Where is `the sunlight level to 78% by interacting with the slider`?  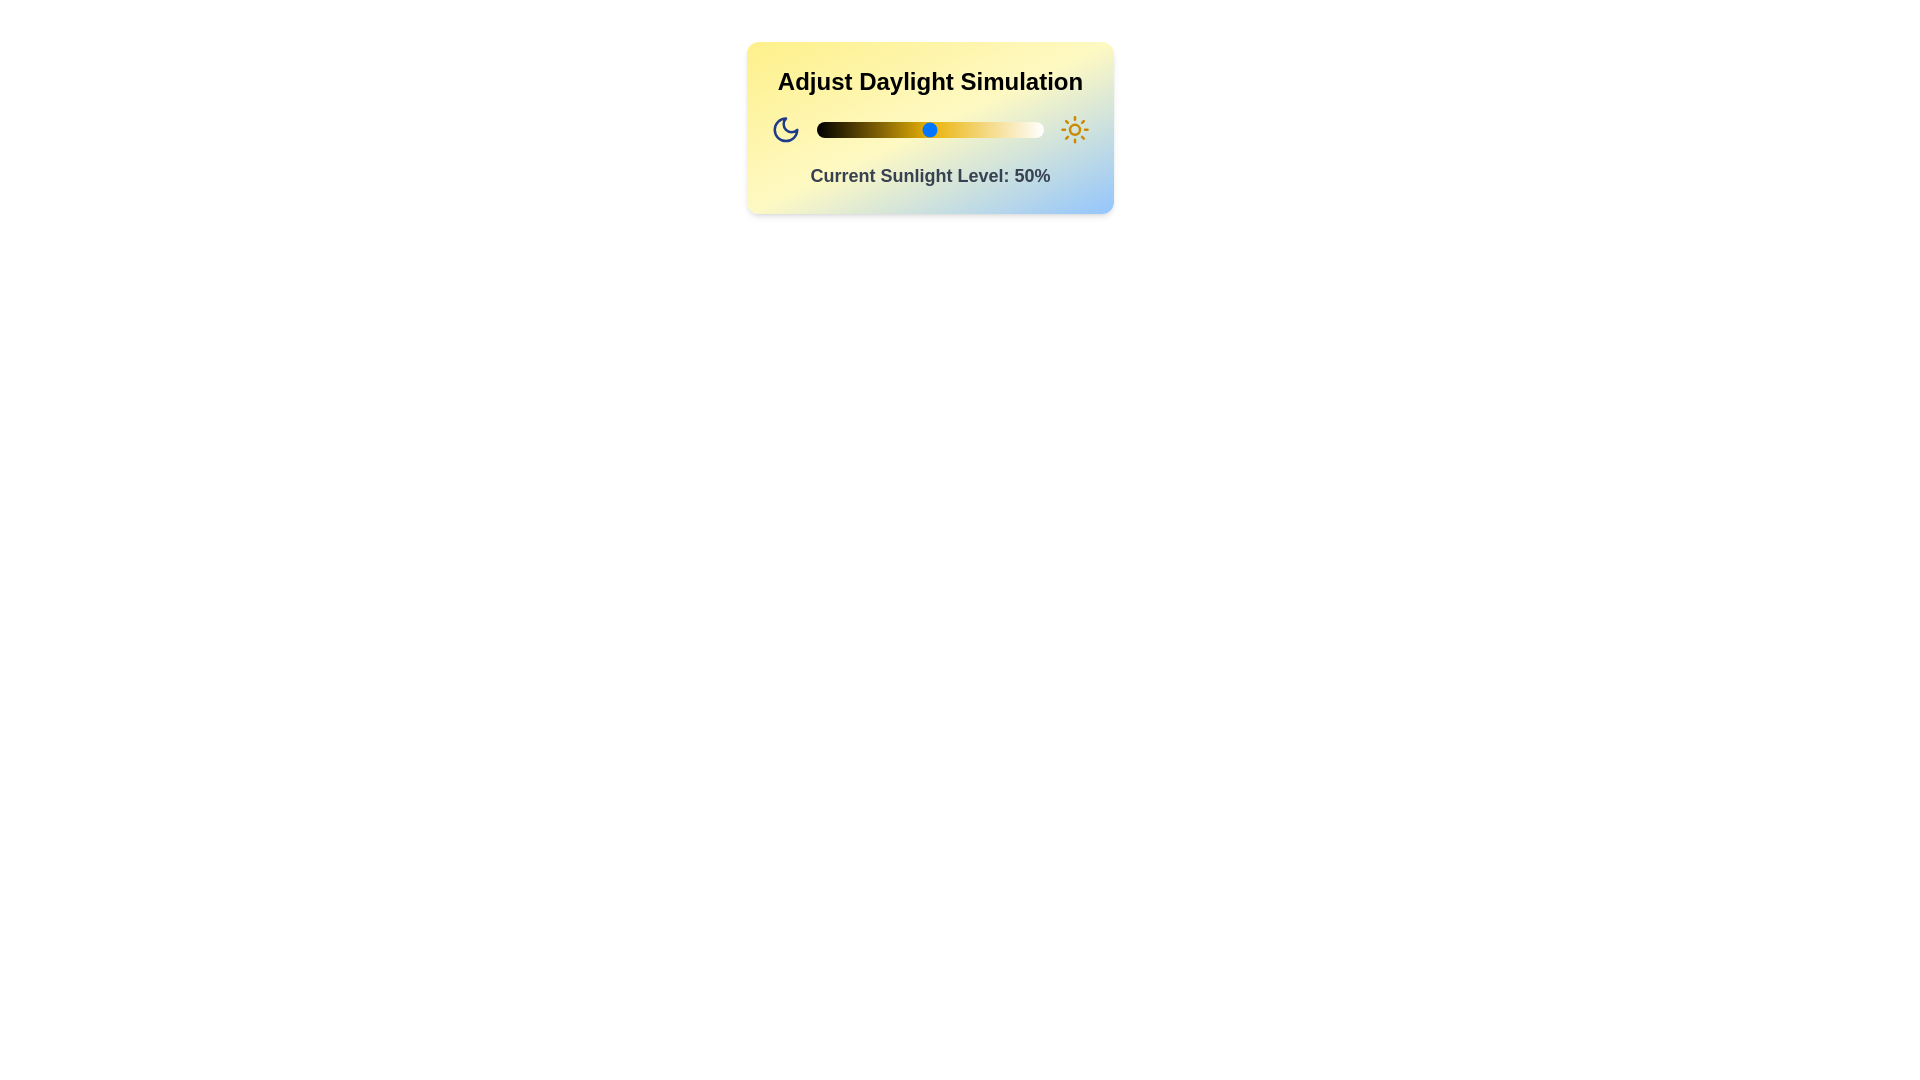
the sunlight level to 78% by interacting with the slider is located at coordinates (993, 130).